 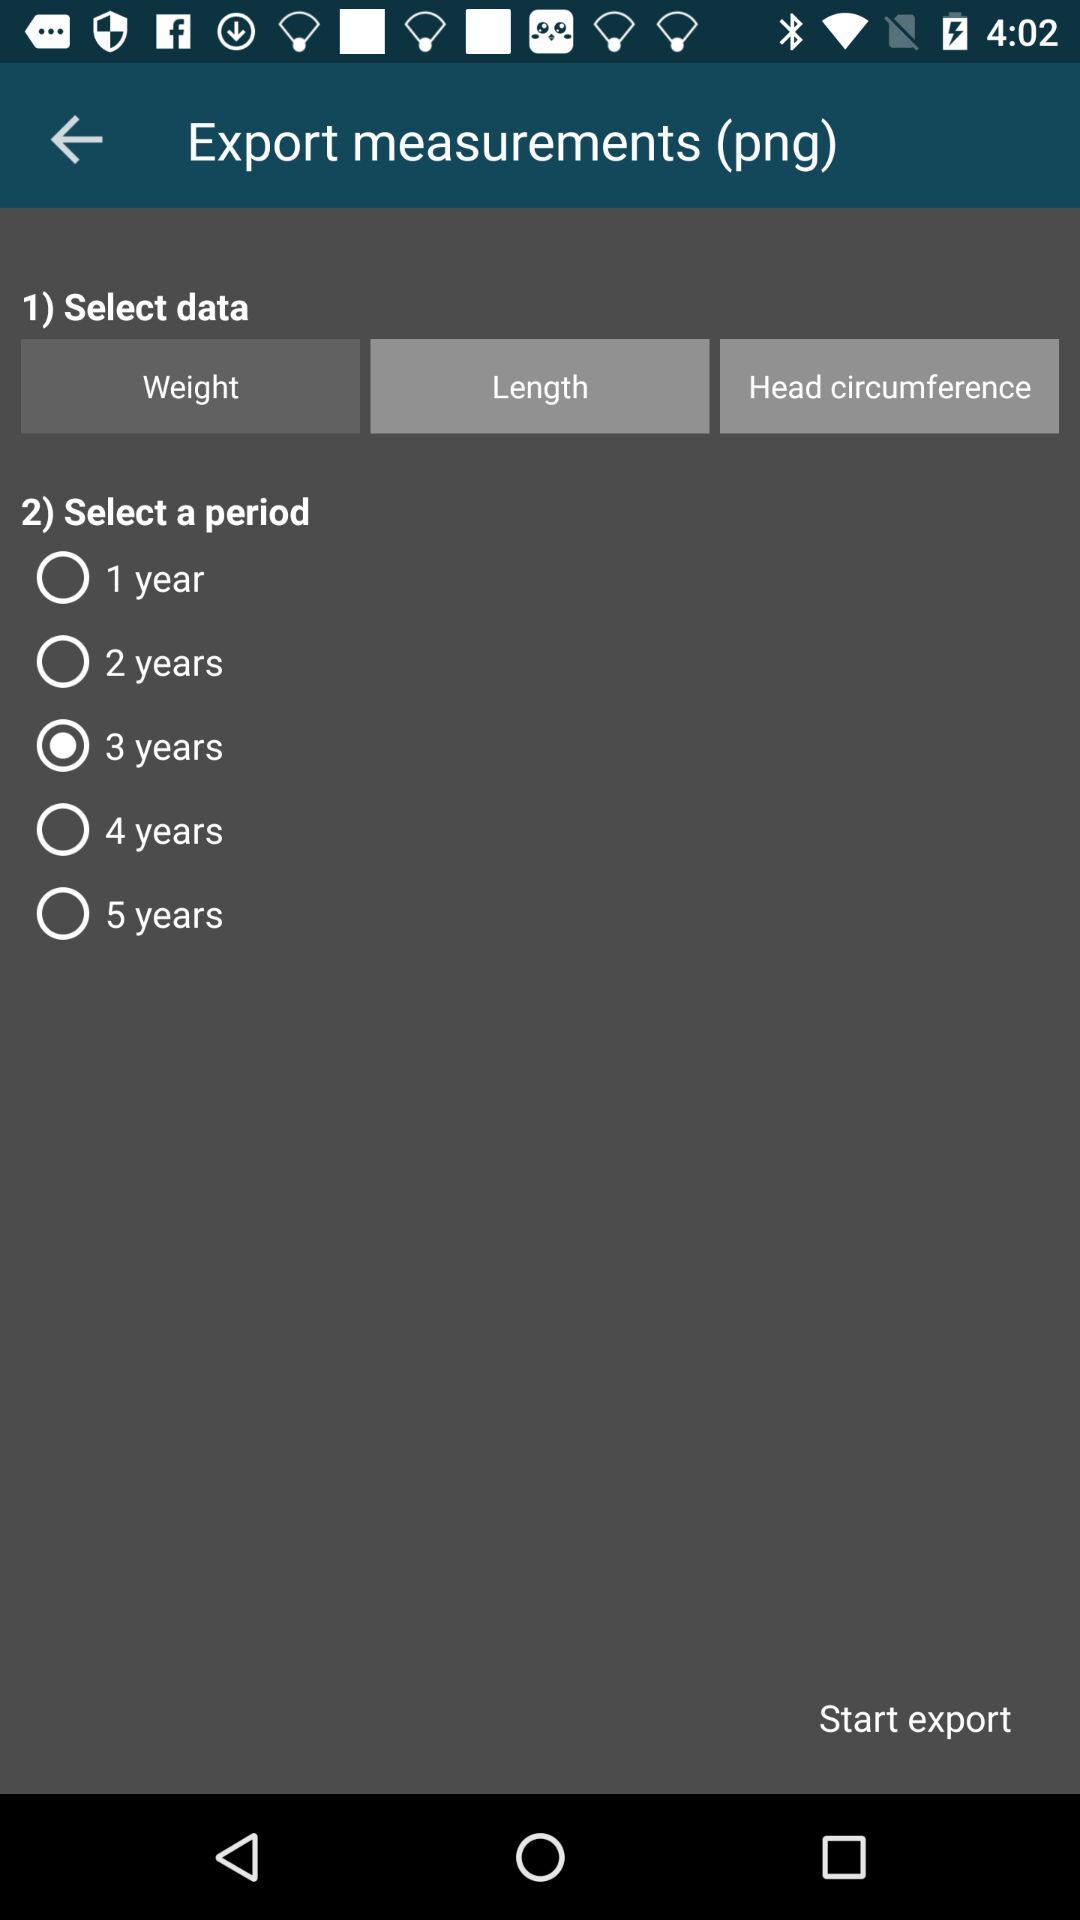 What do you see at coordinates (540, 661) in the screenshot?
I see `the icon below the 1 year item` at bounding box center [540, 661].